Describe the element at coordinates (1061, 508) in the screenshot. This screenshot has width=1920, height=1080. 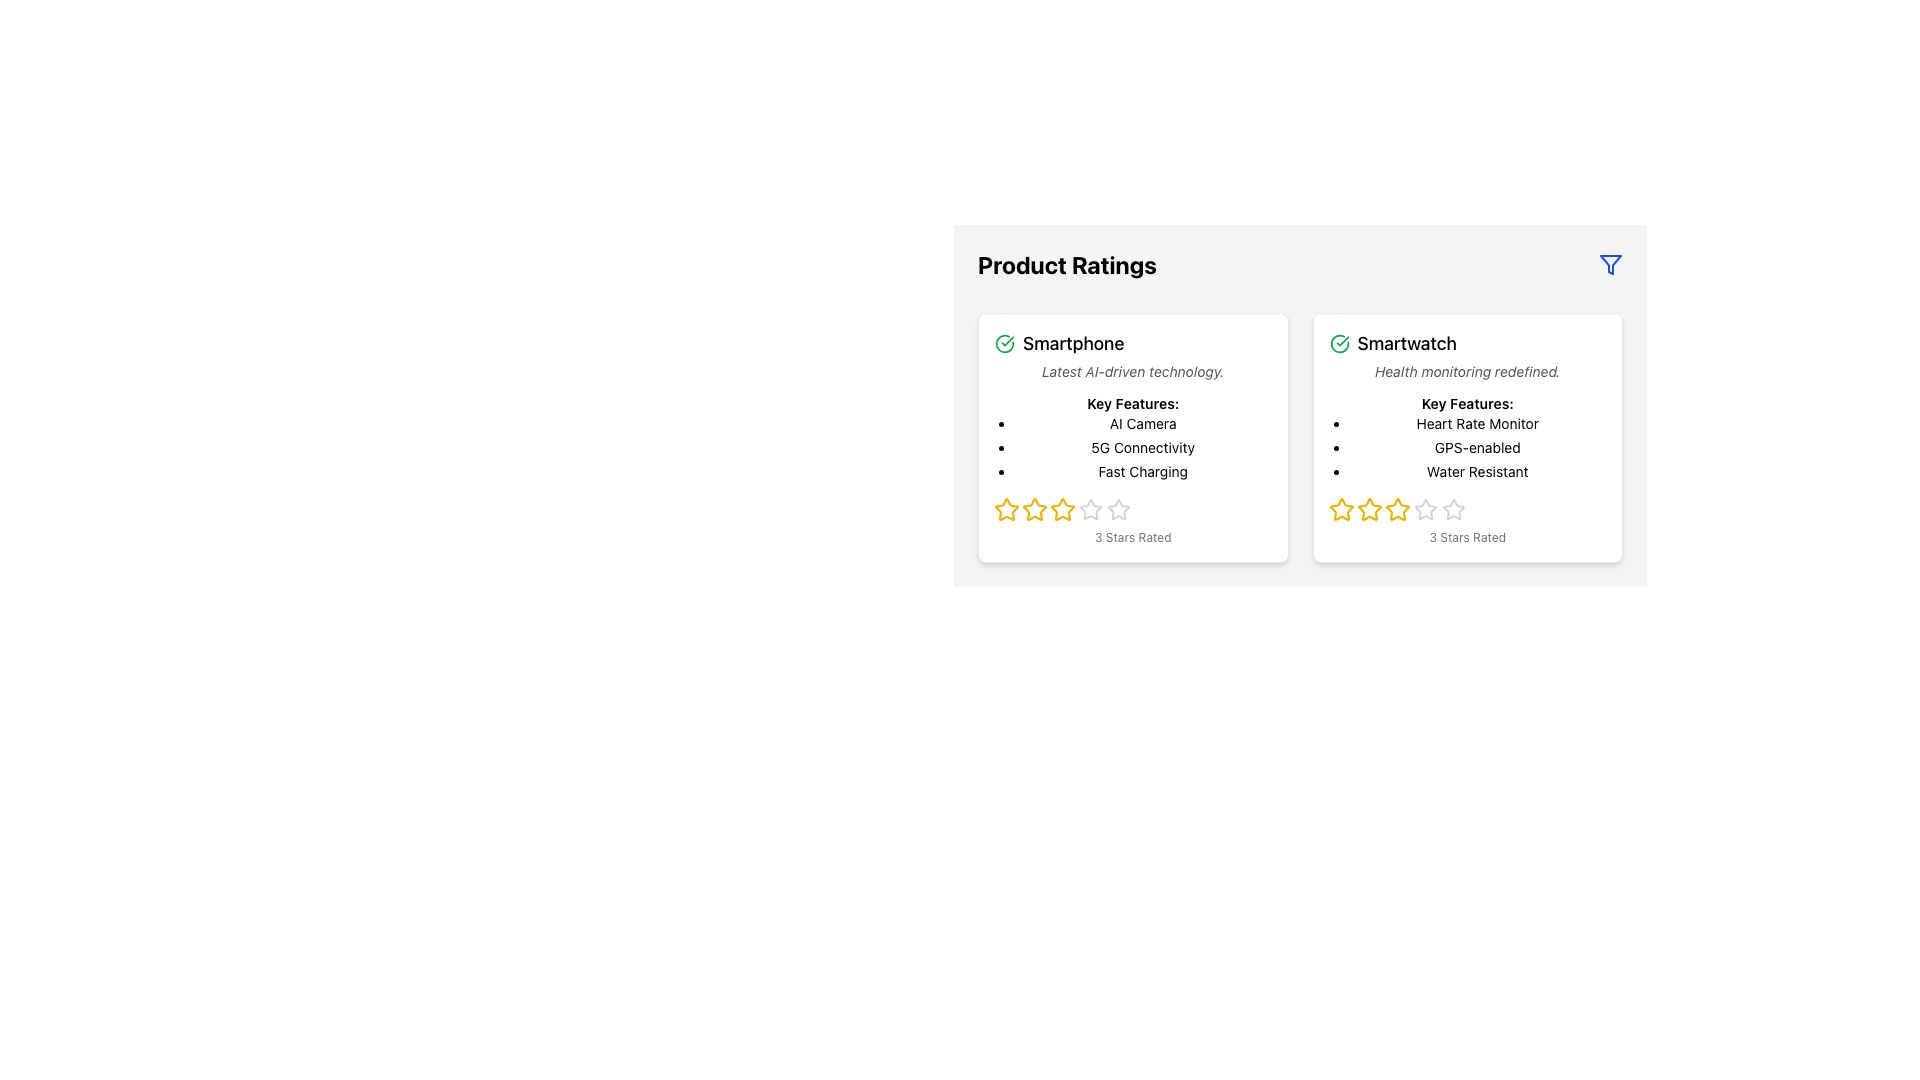
I see `the third yellow star icon in the rating system located under the 'Smartphone' card in the 'Product Ratings' section` at that location.